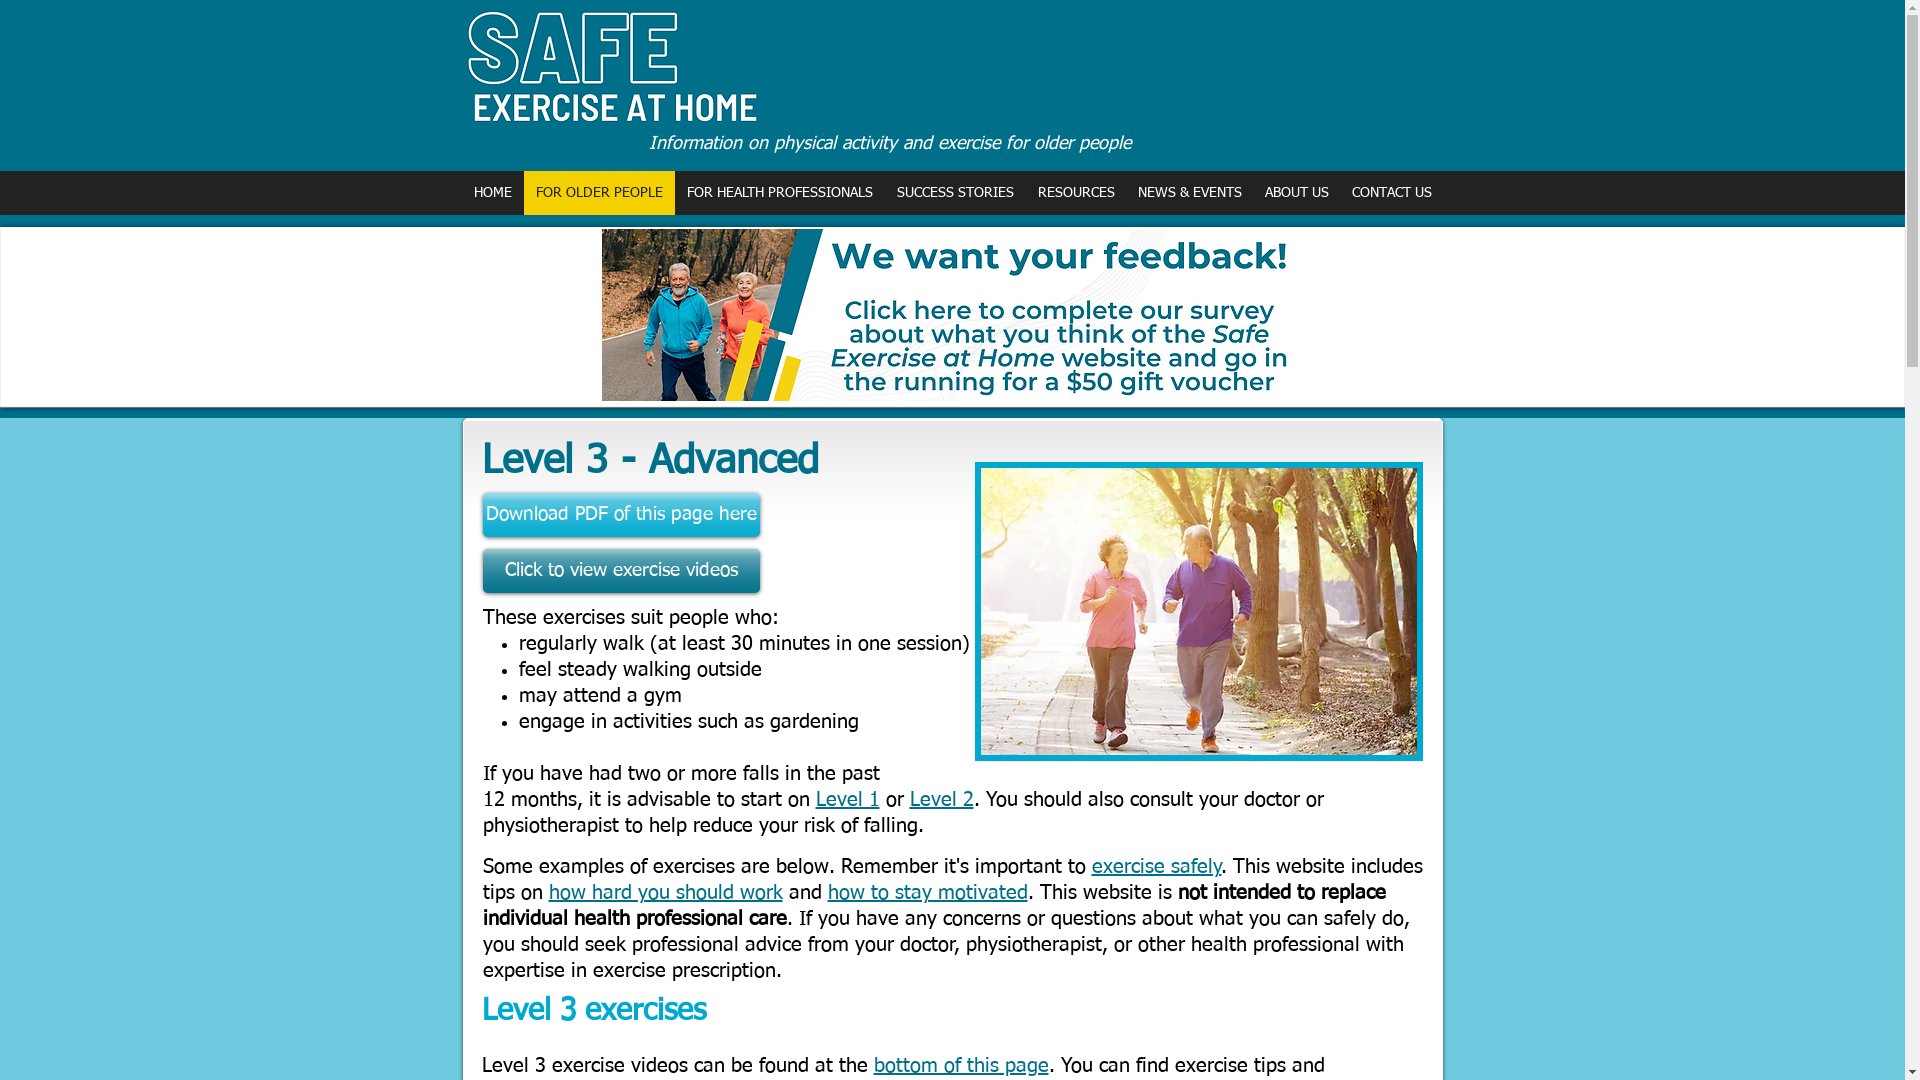 The width and height of the screenshot is (1920, 1080). What do you see at coordinates (1090, 866) in the screenshot?
I see `'exercise safely'` at bounding box center [1090, 866].